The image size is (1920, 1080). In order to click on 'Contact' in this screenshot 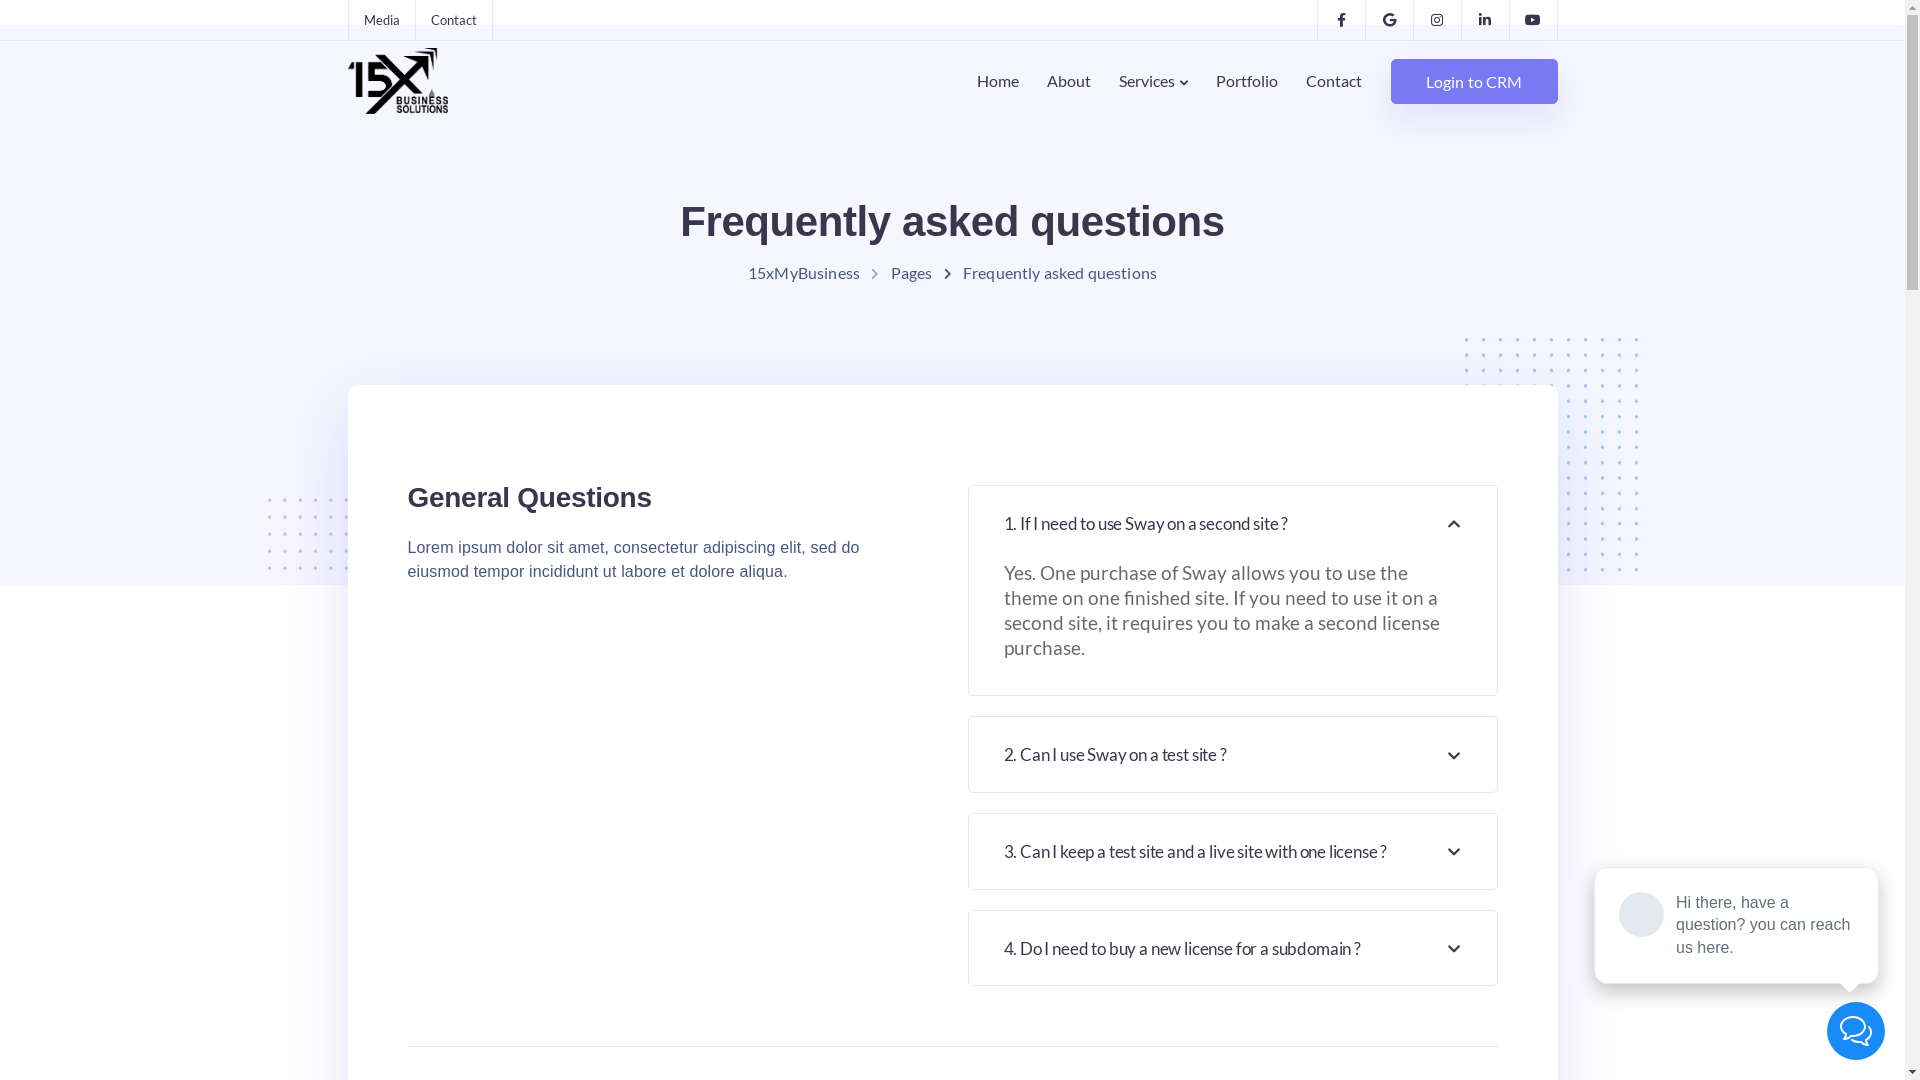, I will do `click(429, 19)`.